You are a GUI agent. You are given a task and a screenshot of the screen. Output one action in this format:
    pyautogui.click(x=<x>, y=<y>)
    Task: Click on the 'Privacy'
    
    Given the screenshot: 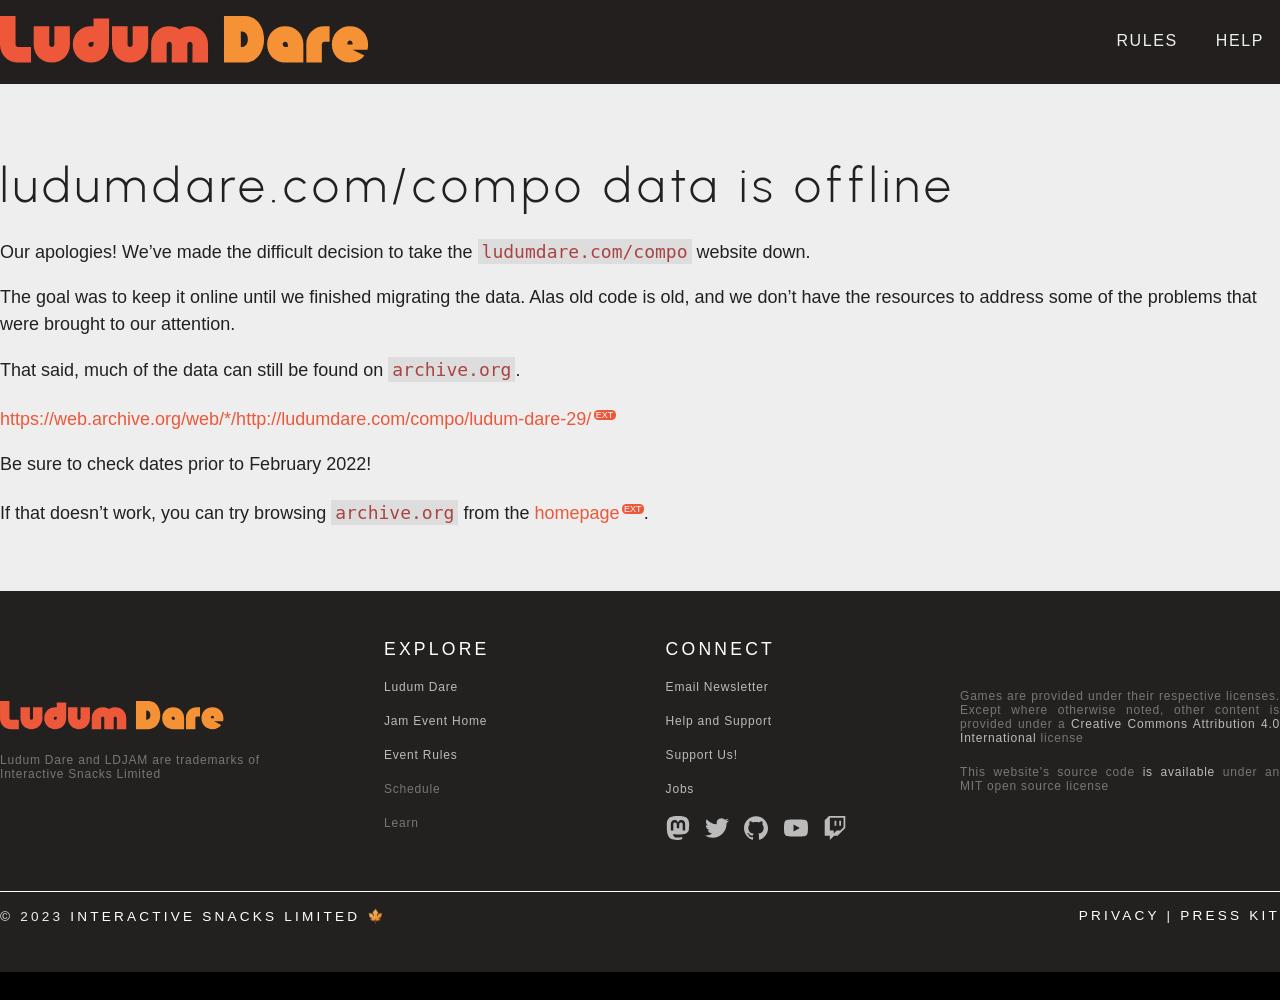 What is the action you would take?
    pyautogui.click(x=1117, y=915)
    